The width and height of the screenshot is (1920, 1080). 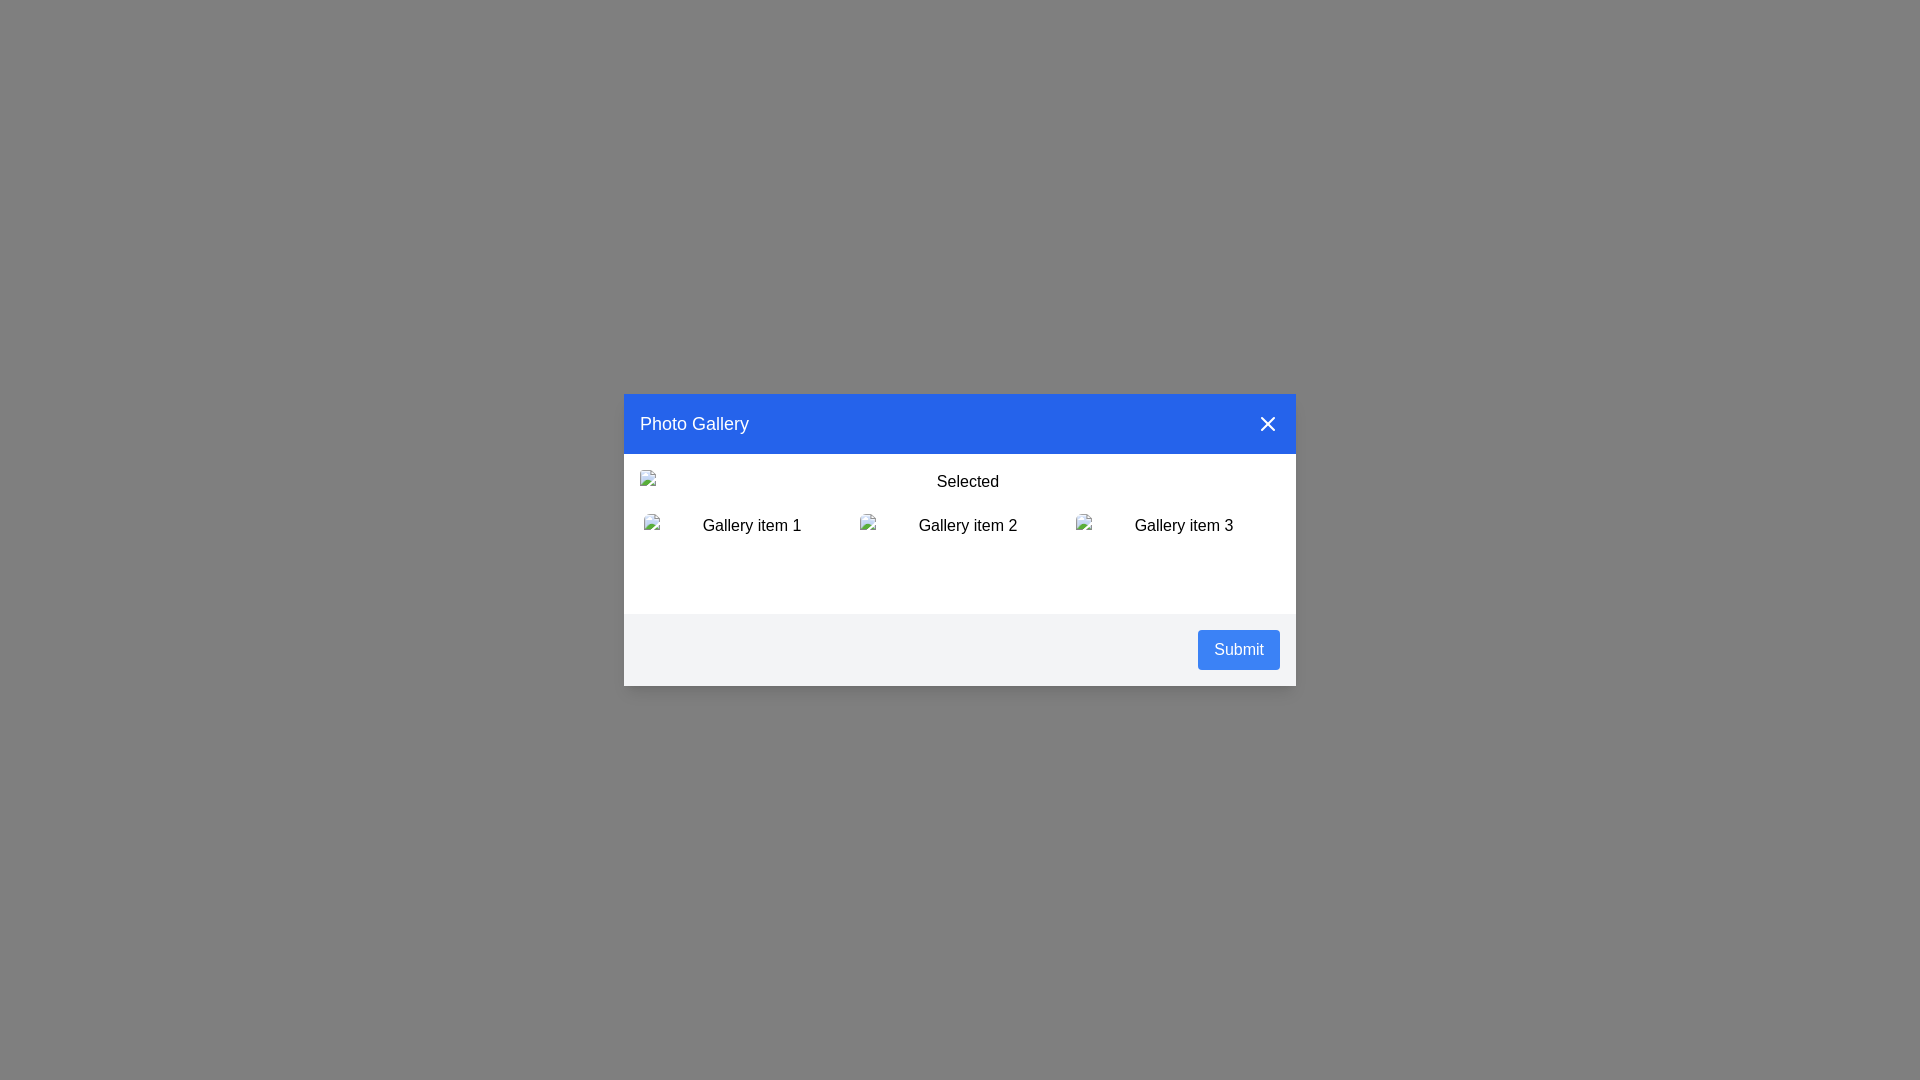 I want to click on the close button in the top-right corner of the dialog, so click(x=1266, y=423).